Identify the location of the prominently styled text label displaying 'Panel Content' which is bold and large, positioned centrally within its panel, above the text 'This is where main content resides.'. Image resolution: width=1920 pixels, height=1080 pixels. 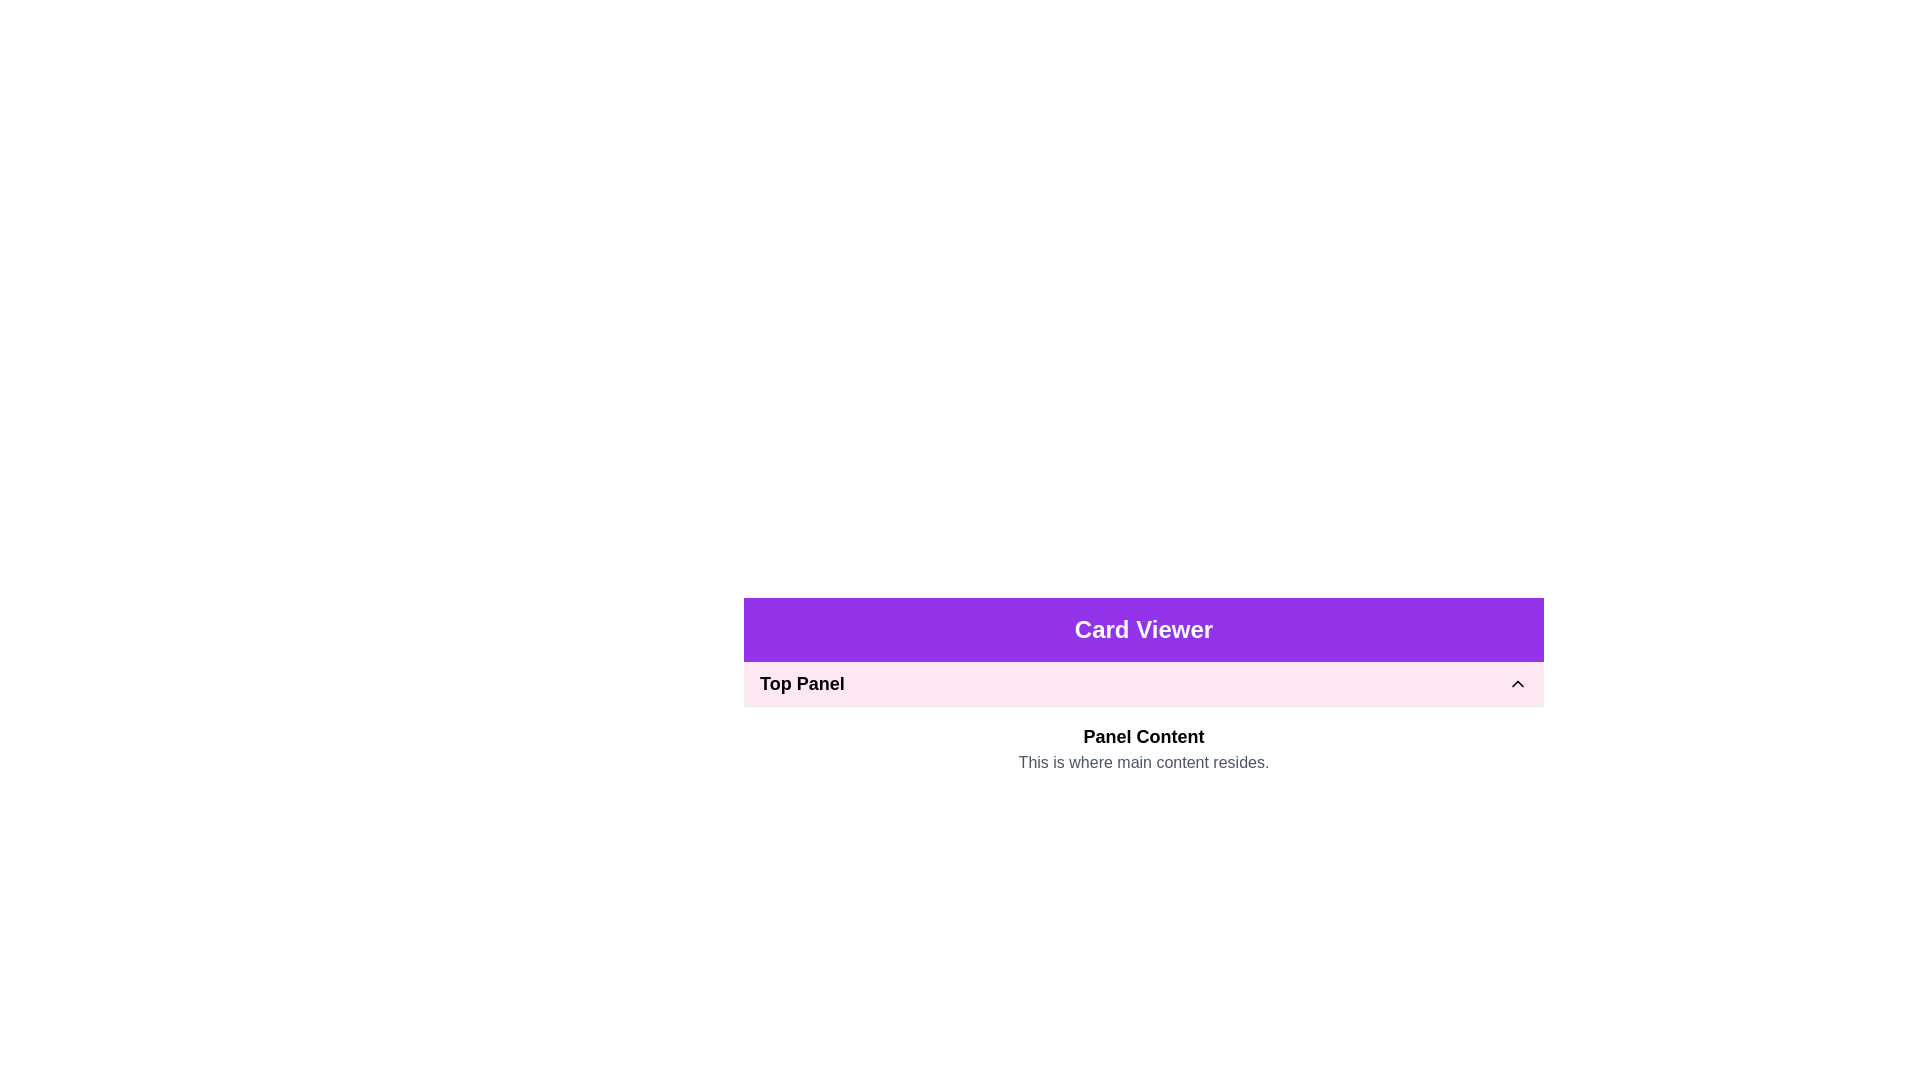
(1143, 736).